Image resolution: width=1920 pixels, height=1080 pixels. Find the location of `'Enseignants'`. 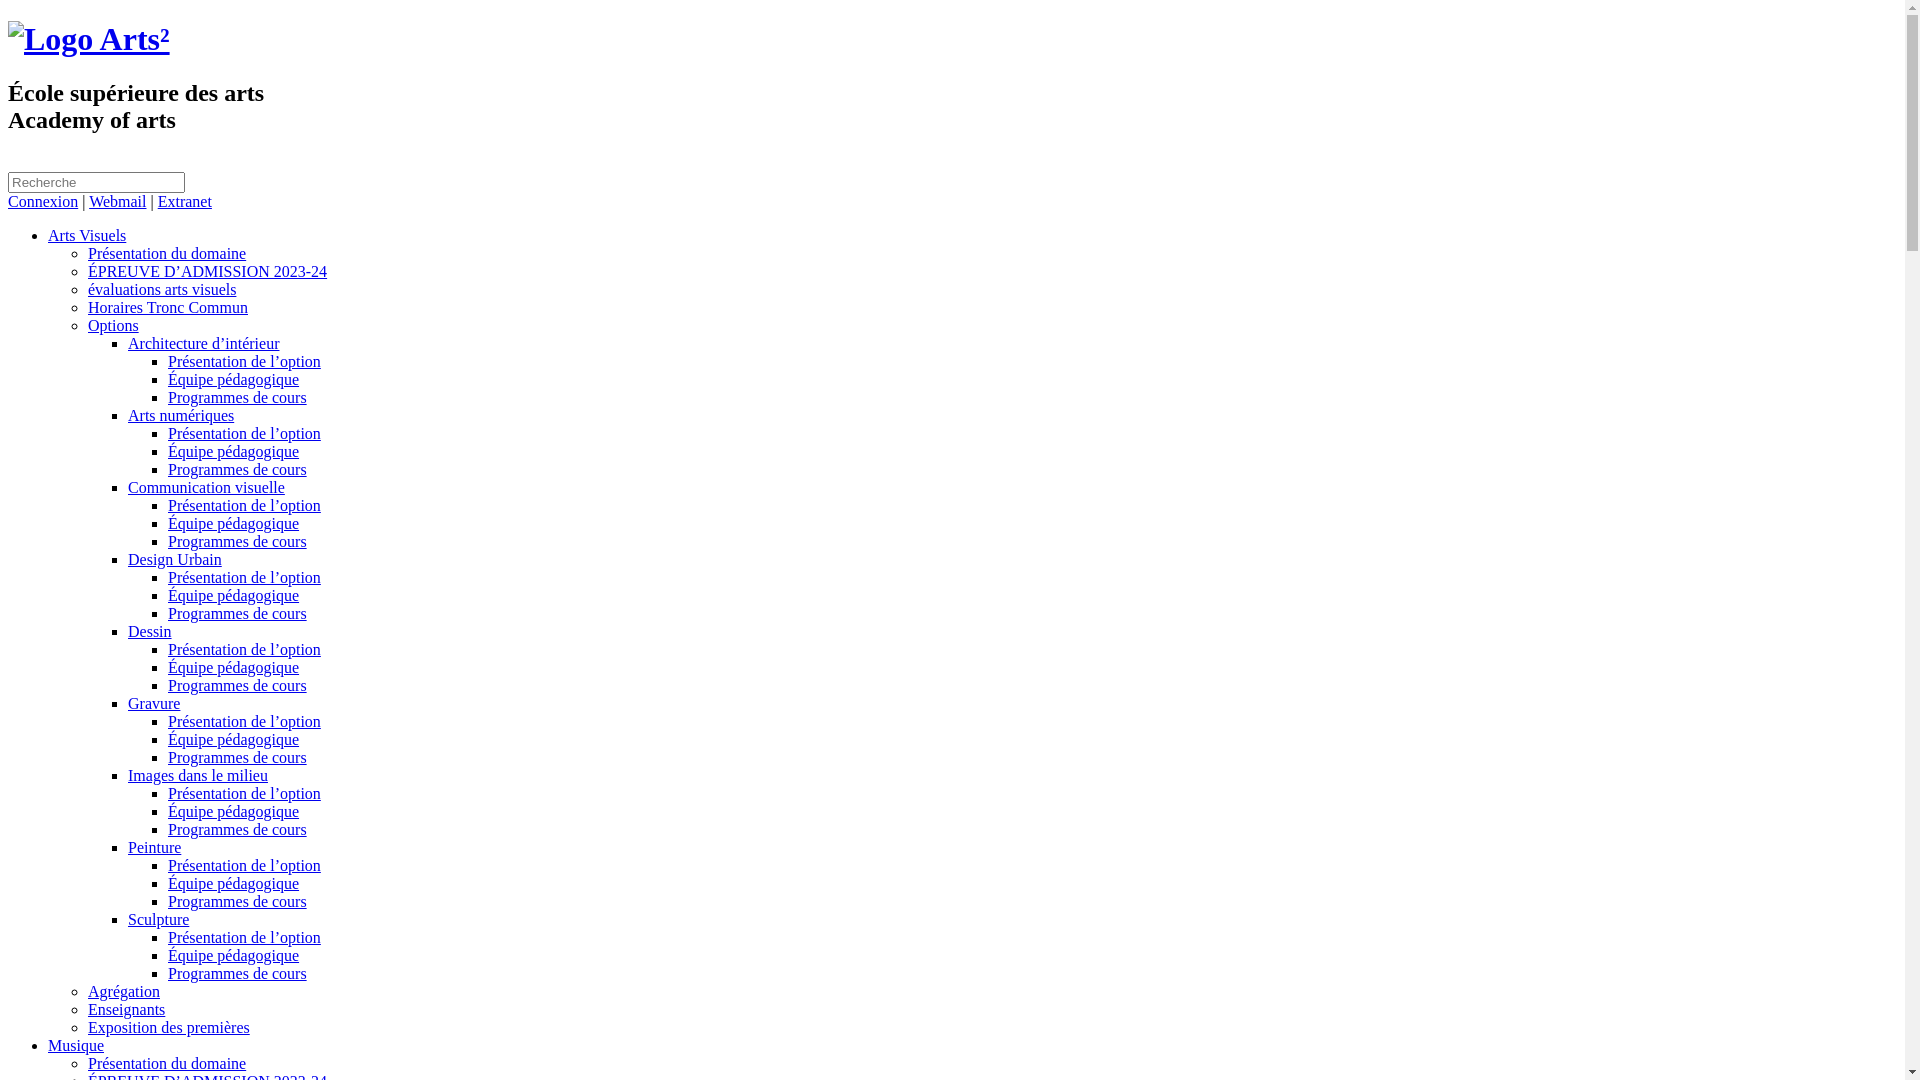

'Enseignants' is located at coordinates (125, 1009).